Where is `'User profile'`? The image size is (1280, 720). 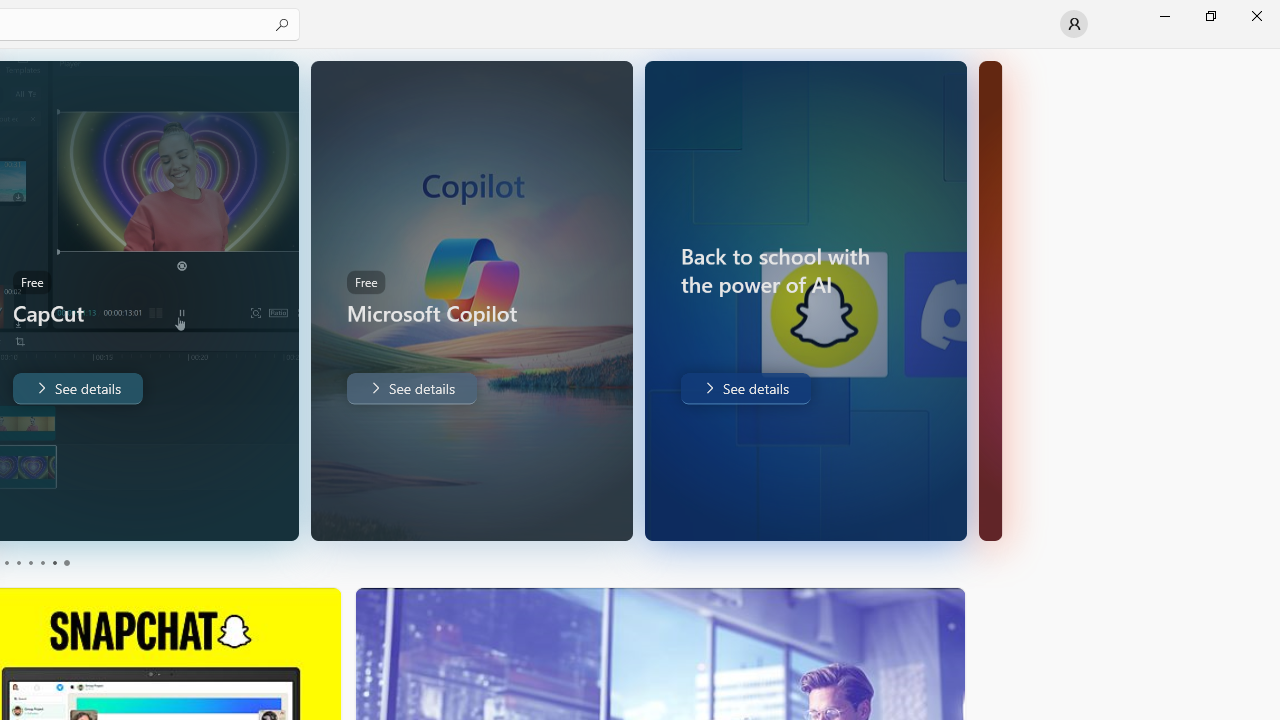 'User profile' is located at coordinates (1072, 24).